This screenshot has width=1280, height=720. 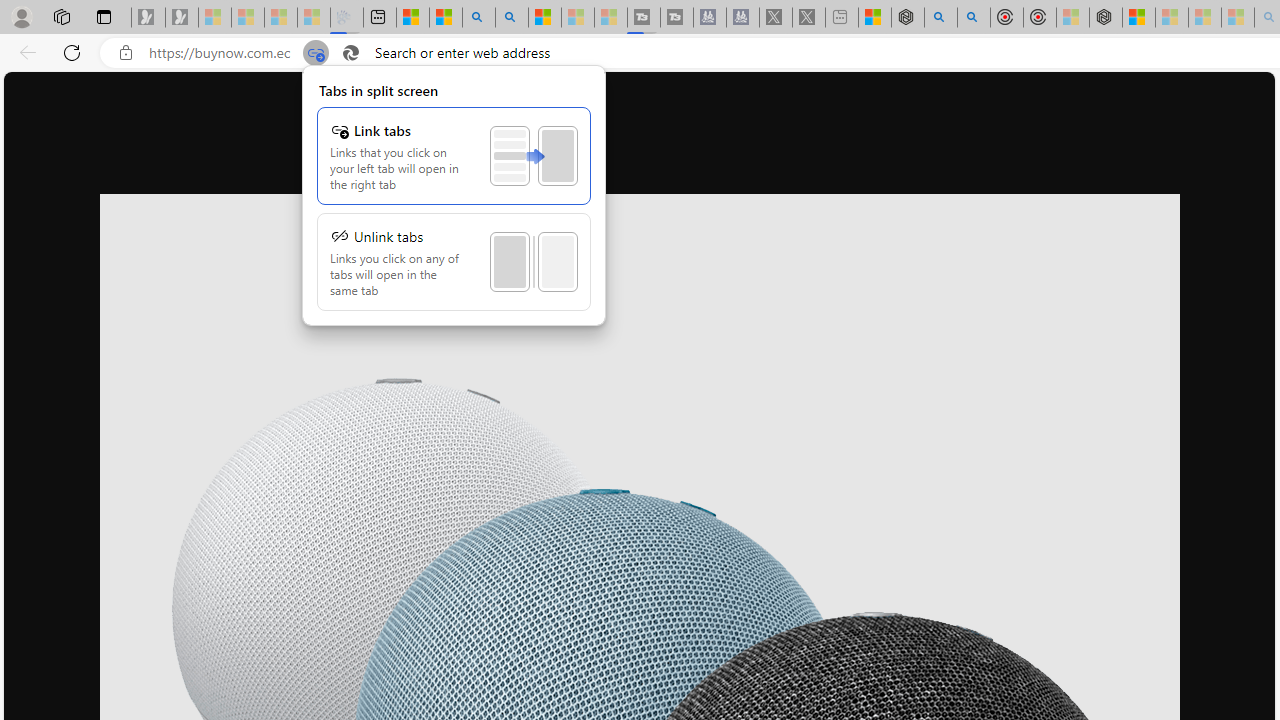 I want to click on 'Link tabs', so click(x=453, y=155).